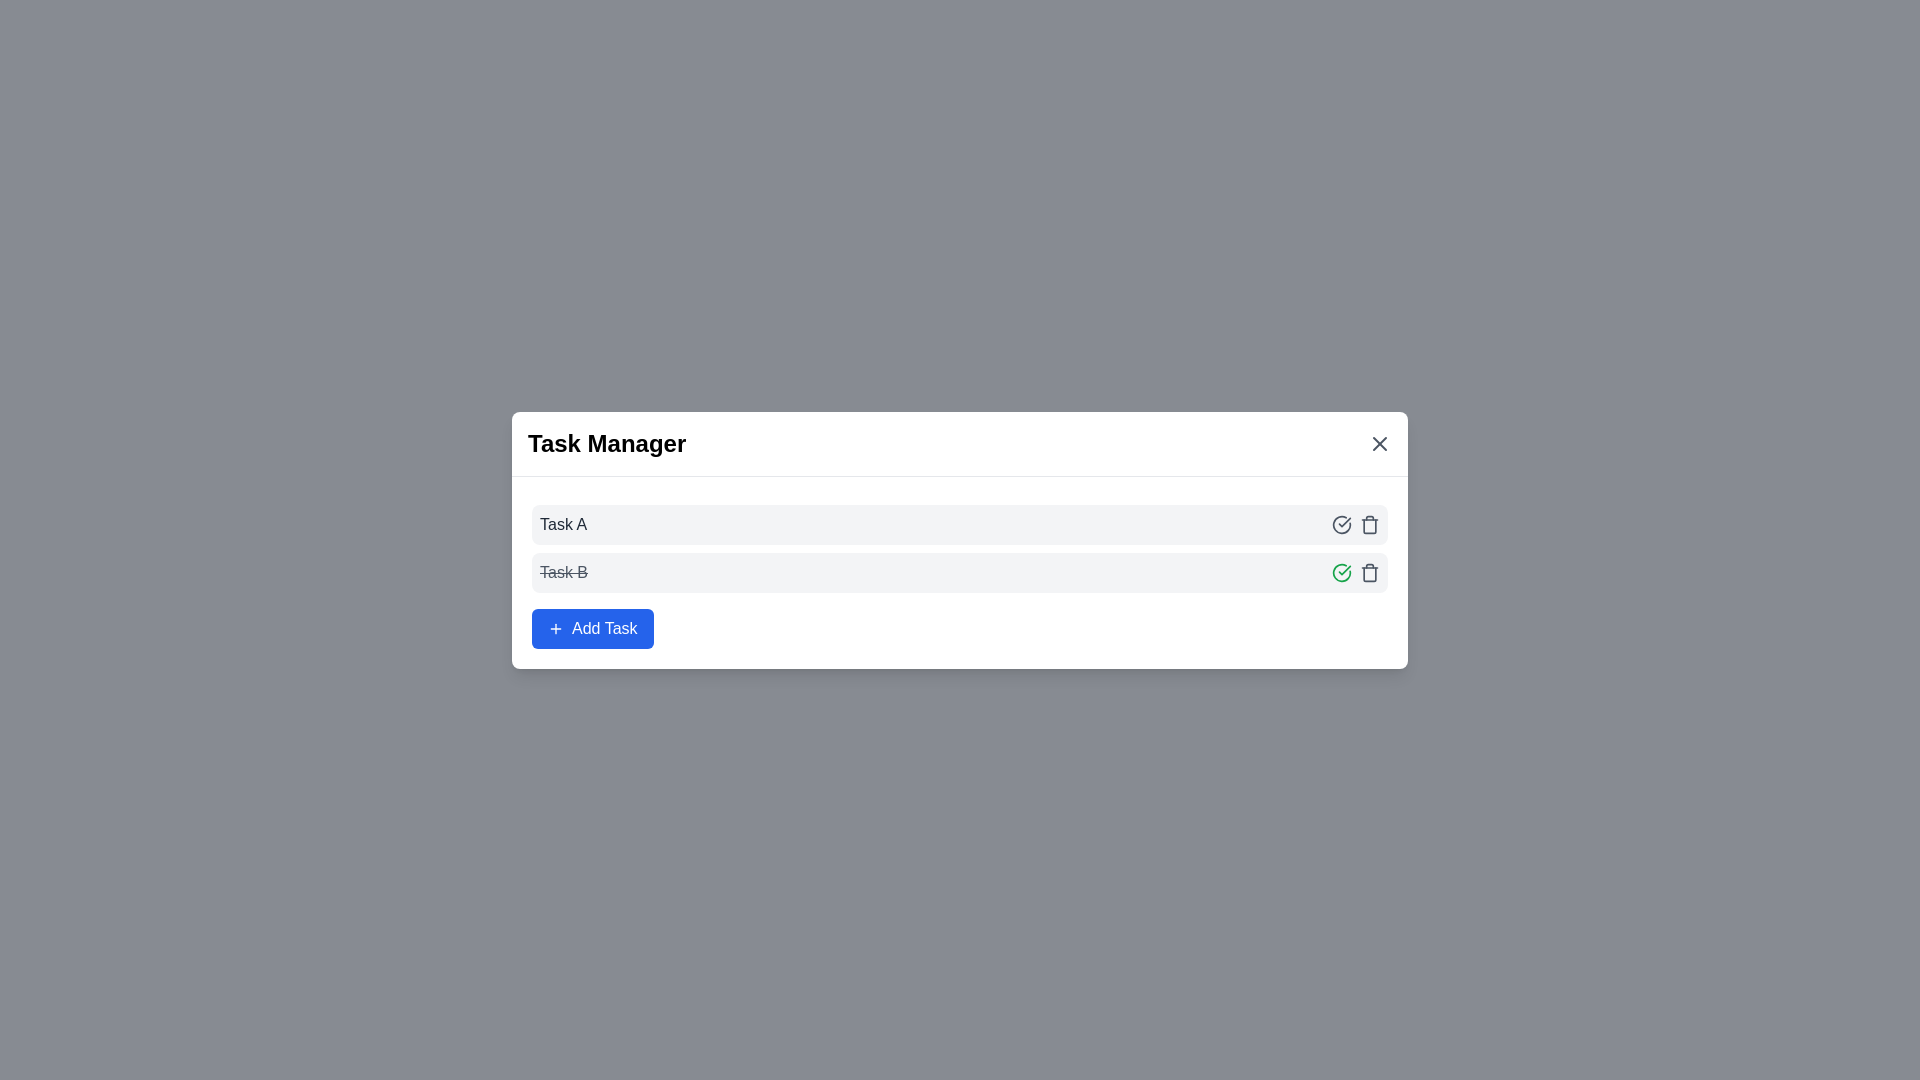  Describe the element at coordinates (603, 627) in the screenshot. I see `the Text Label that indicates the function of the button for adding a new task, located to the right of the '+' icon in the 'Task Manager' modal` at that location.